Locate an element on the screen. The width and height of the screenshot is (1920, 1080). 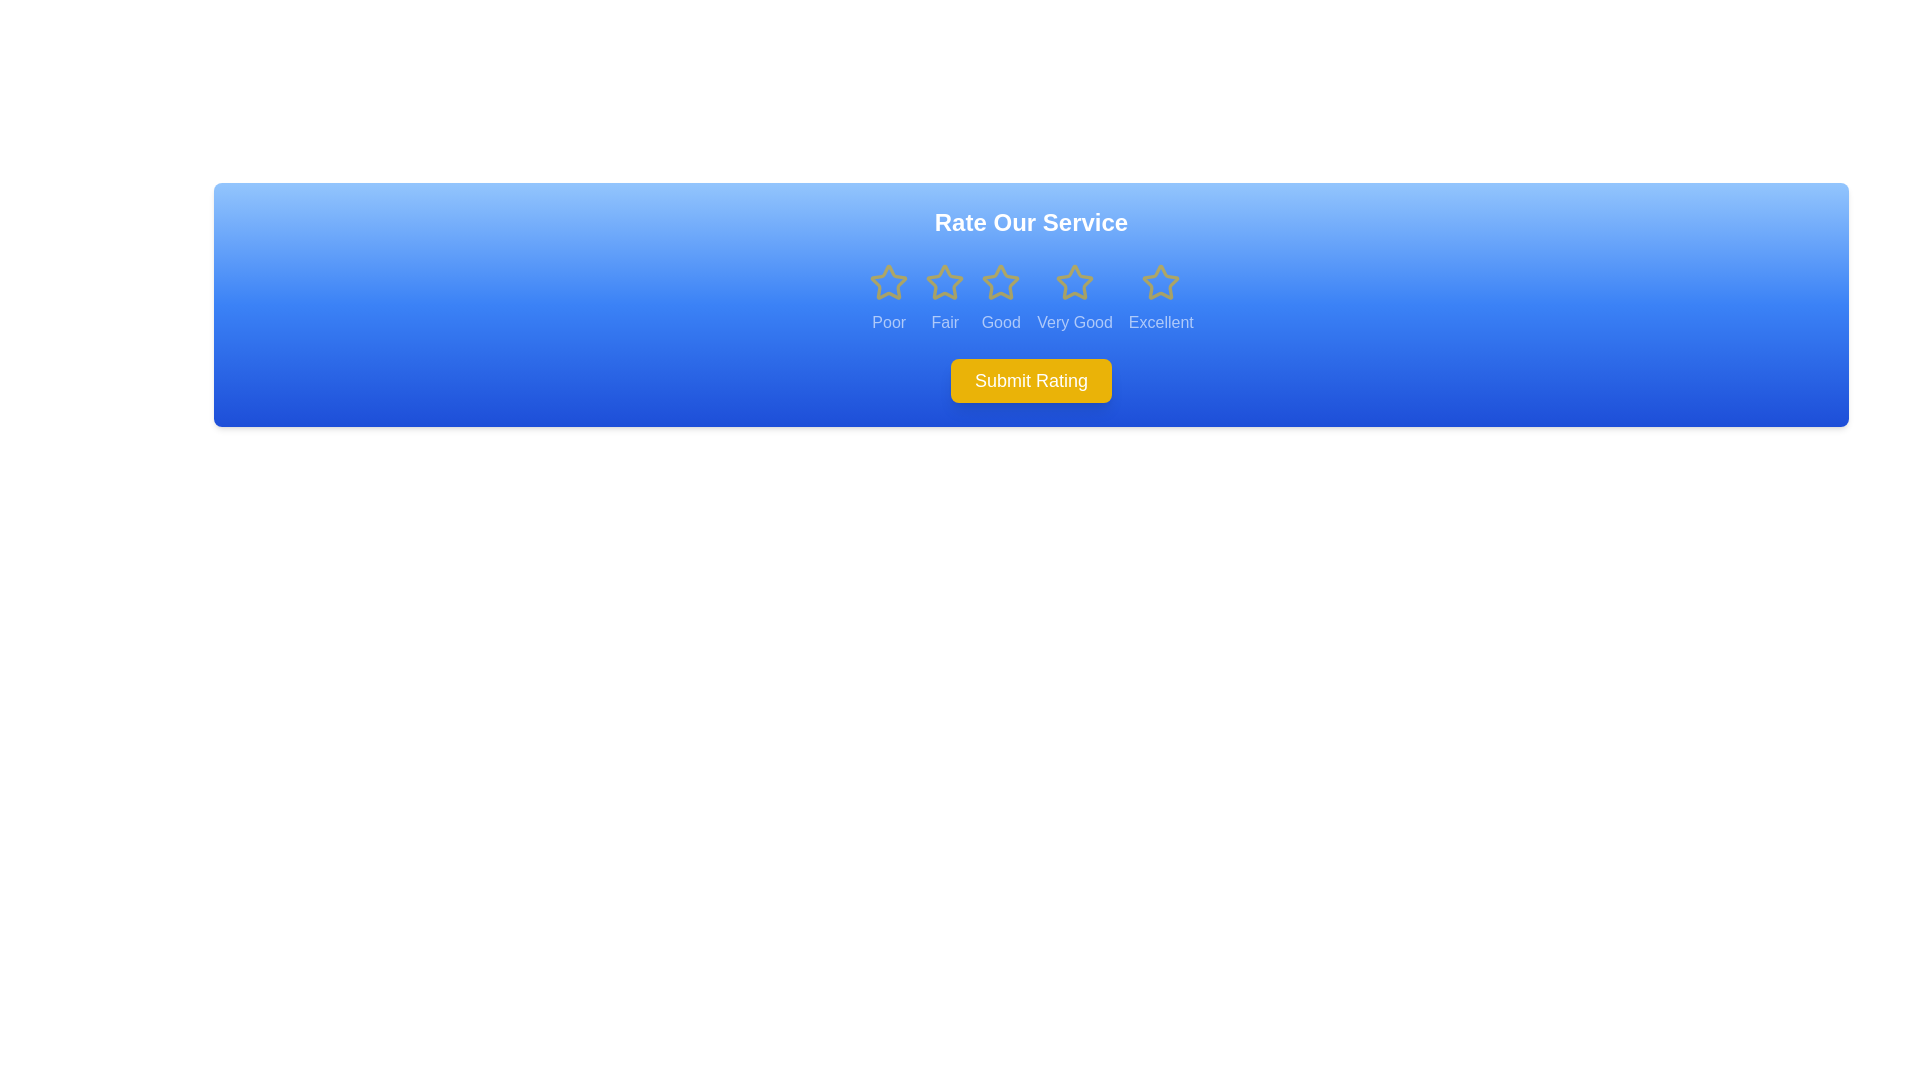
the 'Excellent' rating option, which is the fifth item in a horizontal list of ratings on a blue background is located at coordinates (1161, 299).